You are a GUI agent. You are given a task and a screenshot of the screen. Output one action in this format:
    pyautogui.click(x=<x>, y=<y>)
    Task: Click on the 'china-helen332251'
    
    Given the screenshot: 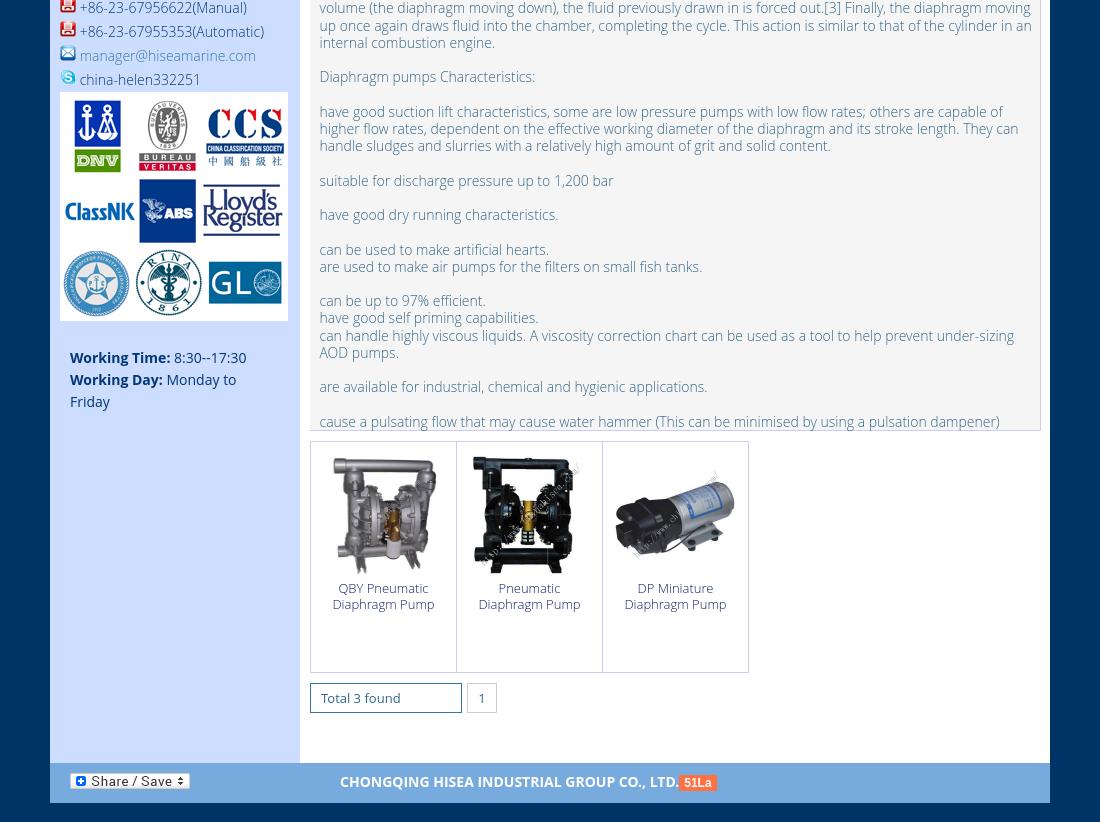 What is the action you would take?
    pyautogui.click(x=137, y=79)
    